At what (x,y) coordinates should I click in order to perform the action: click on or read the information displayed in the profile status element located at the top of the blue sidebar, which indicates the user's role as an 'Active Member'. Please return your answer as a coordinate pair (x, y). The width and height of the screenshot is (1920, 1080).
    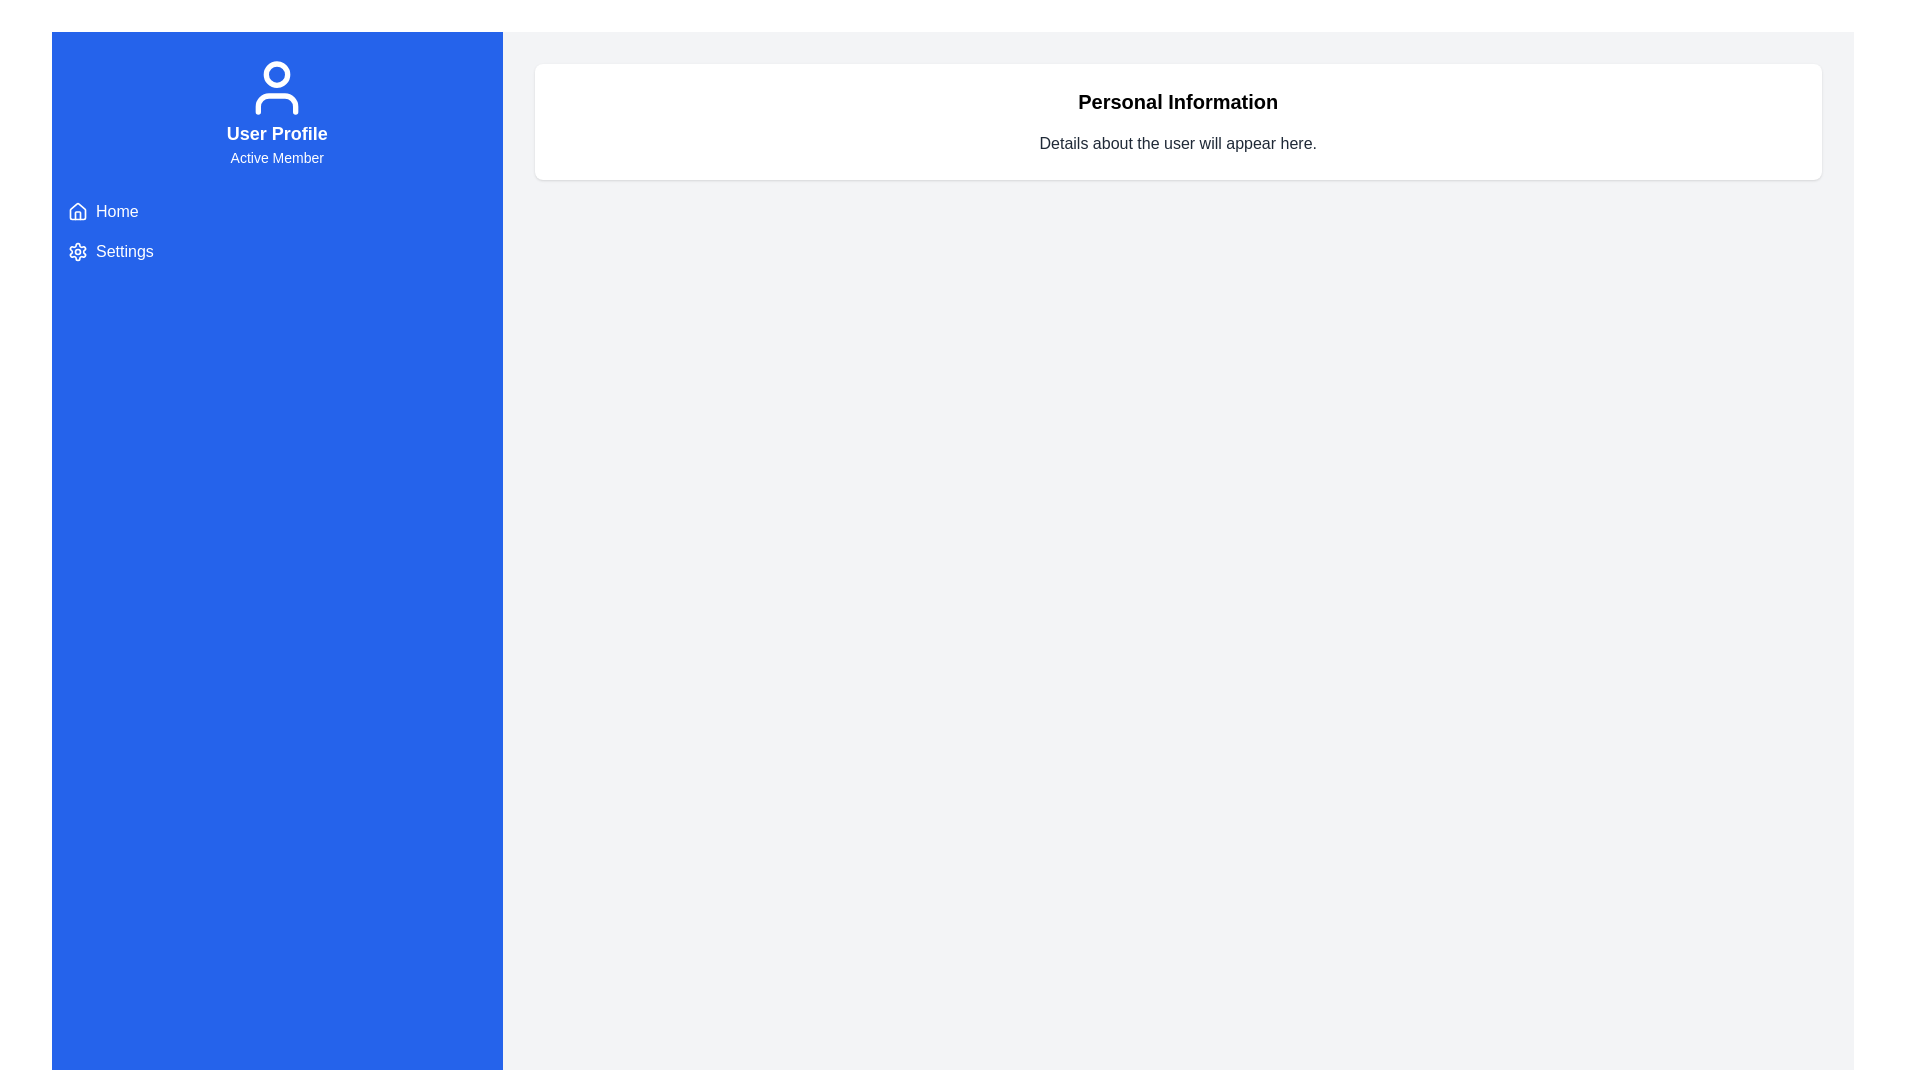
    Looking at the image, I should click on (276, 111).